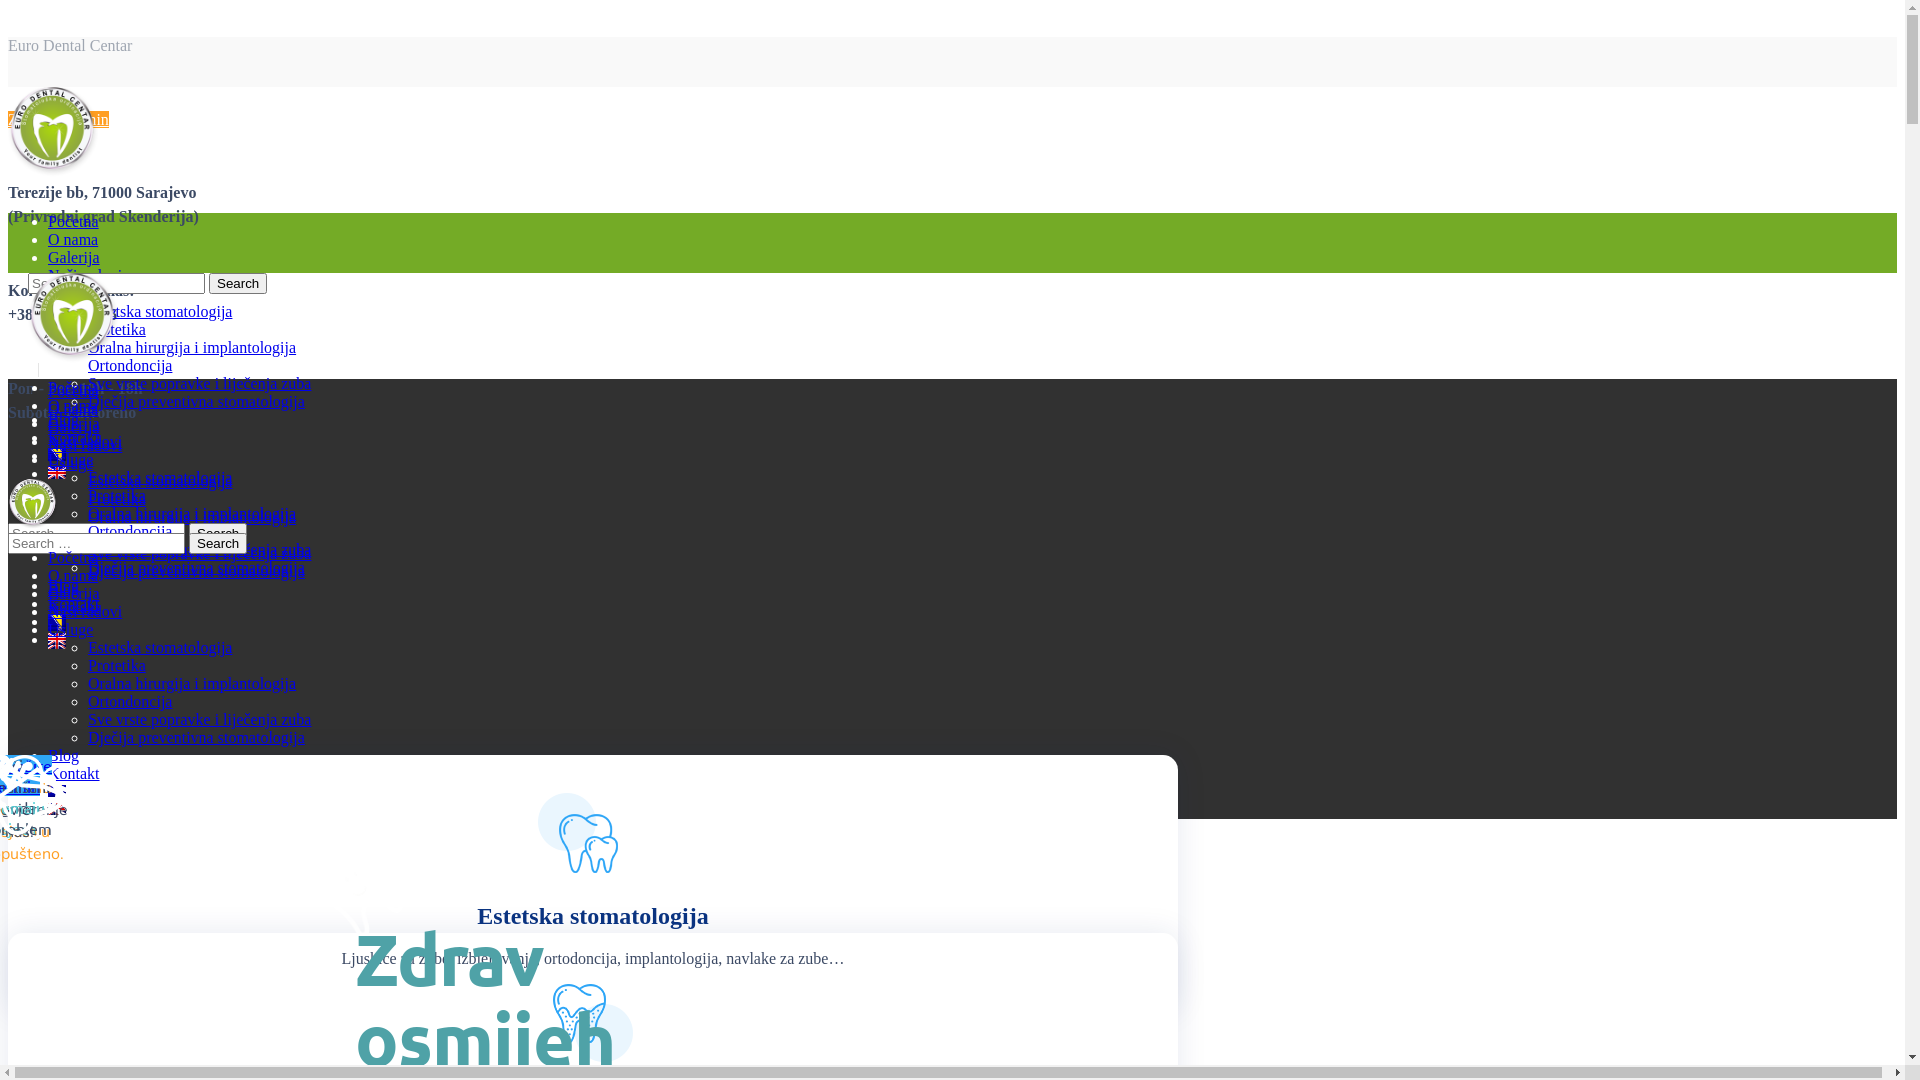 This screenshot has width=1920, height=1080. I want to click on 'Oralna hirurgija i implantologija', so click(192, 512).